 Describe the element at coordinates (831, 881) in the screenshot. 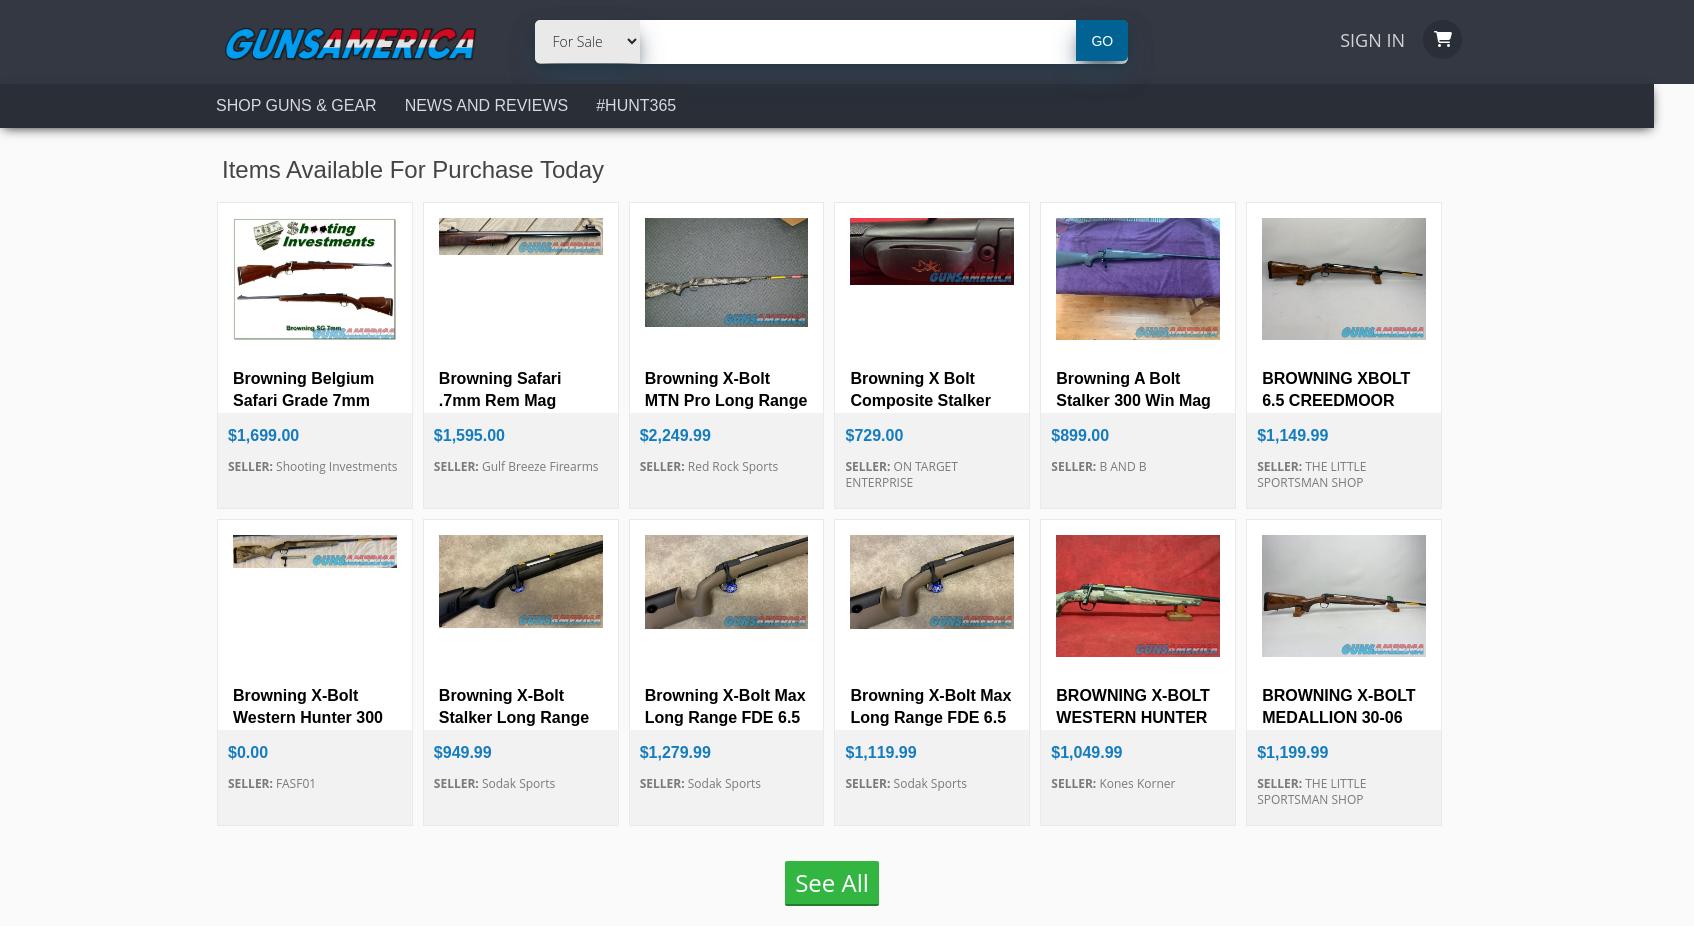

I see `'See All'` at that location.